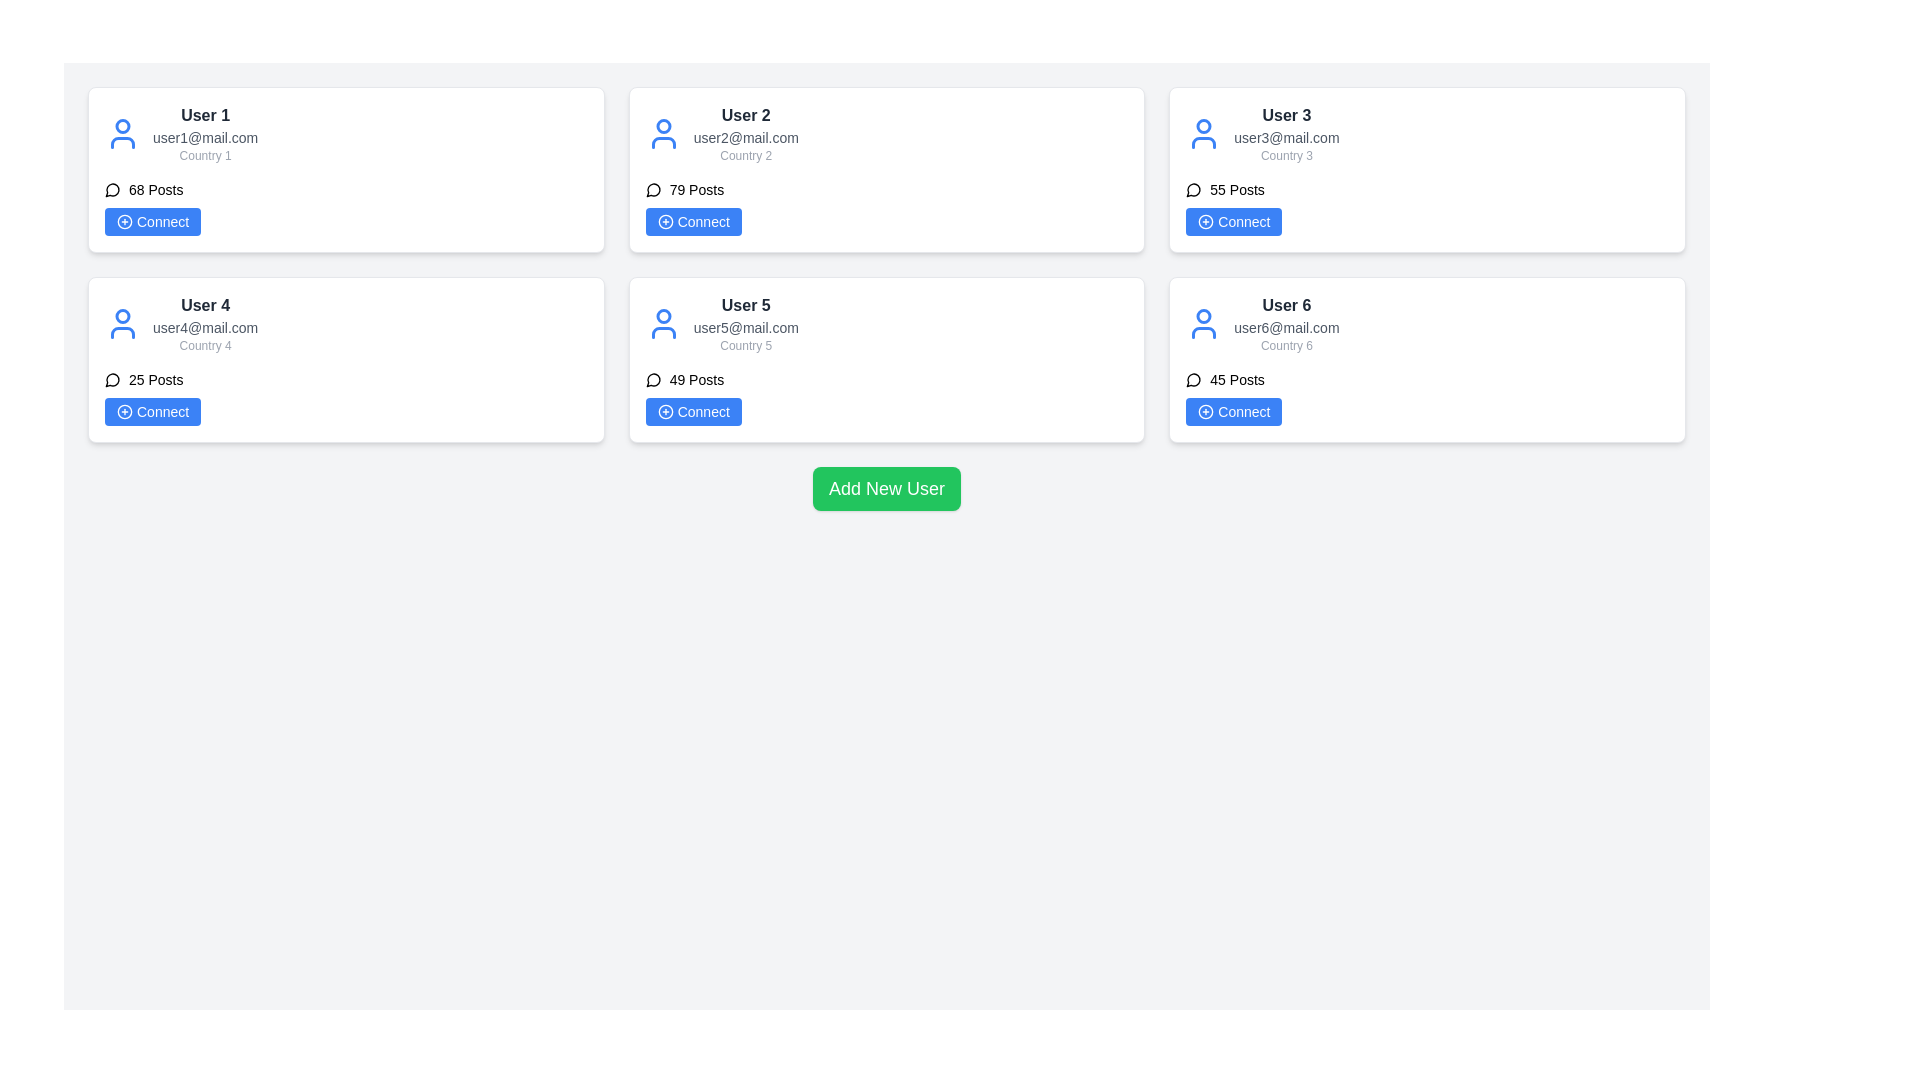  Describe the element at coordinates (155, 189) in the screenshot. I see `informational text label indicating the number of posts or comments associated with 'User 1', located within the card in the top-left corner of the layout grid, immediately to the right of the speech bubble icon and above the 'Connect' button` at that location.